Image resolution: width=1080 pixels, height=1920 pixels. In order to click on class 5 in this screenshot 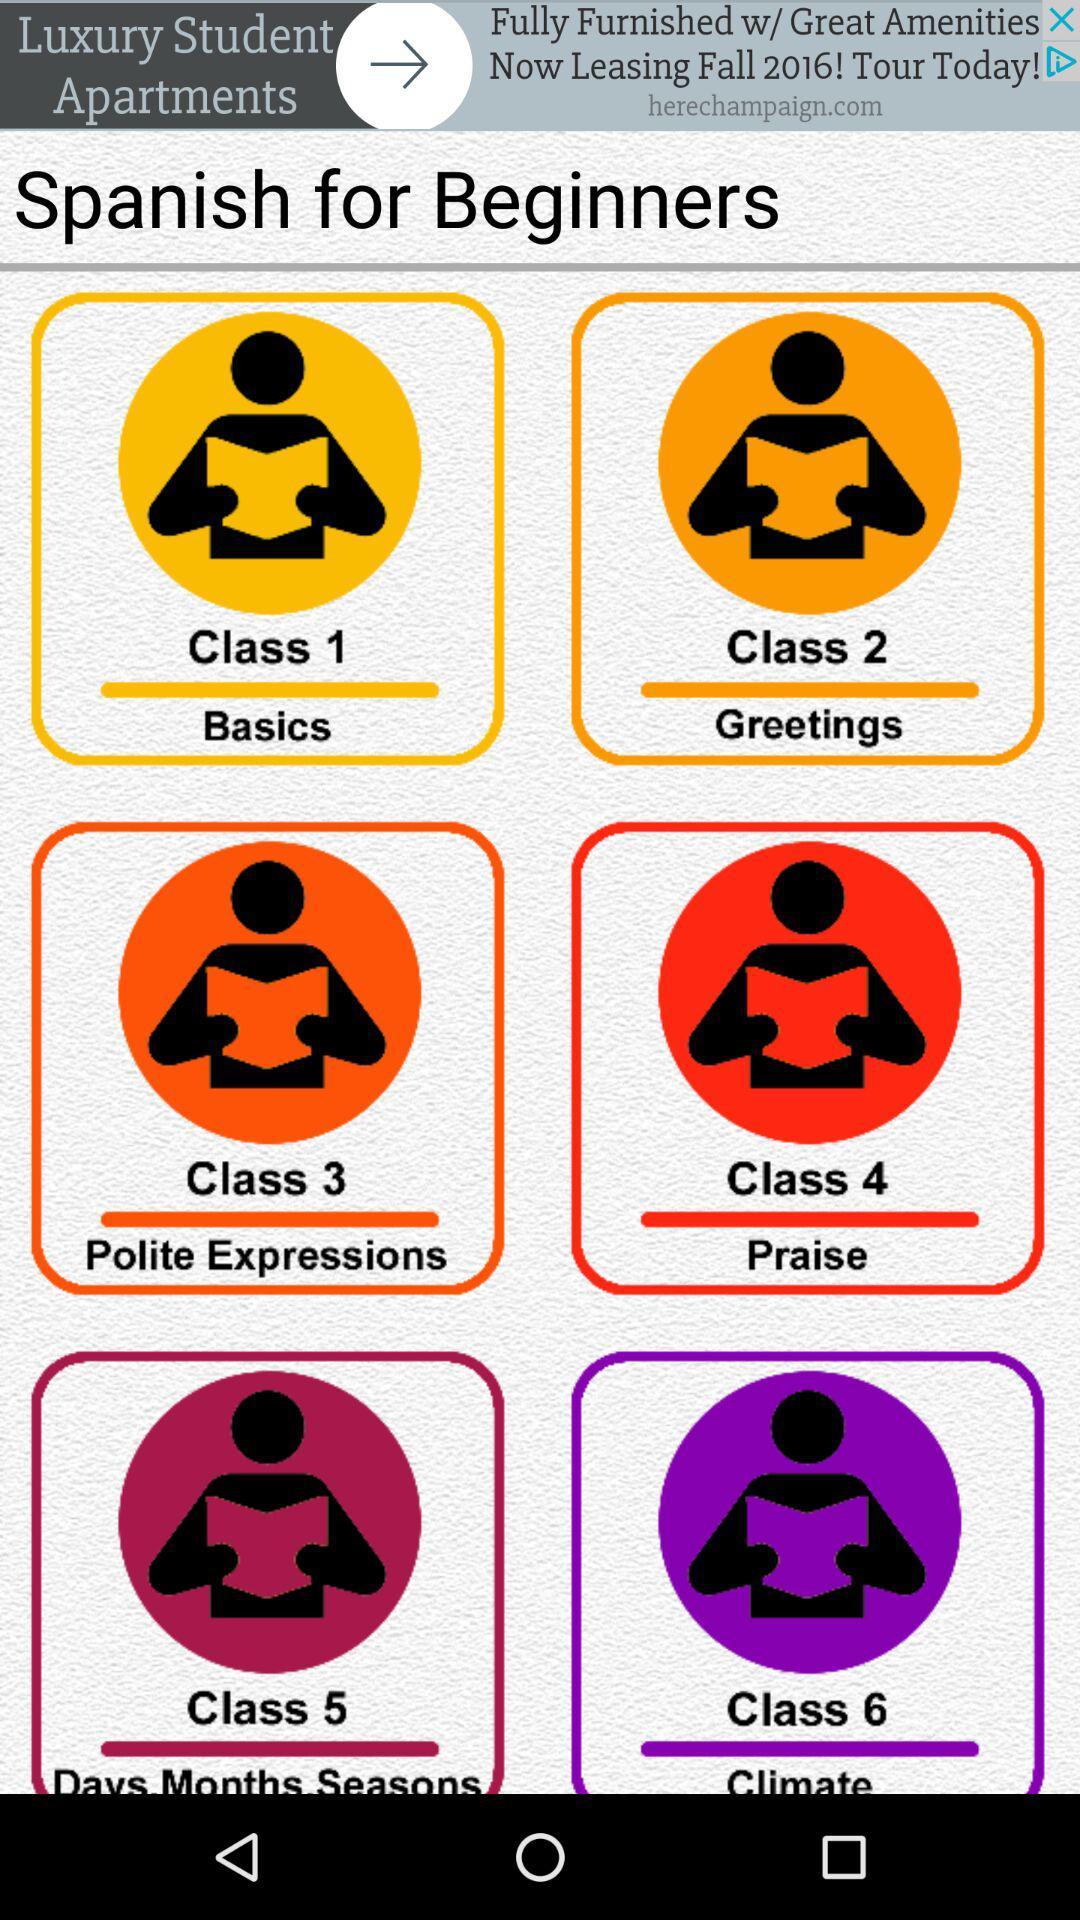, I will do `click(270, 1561)`.